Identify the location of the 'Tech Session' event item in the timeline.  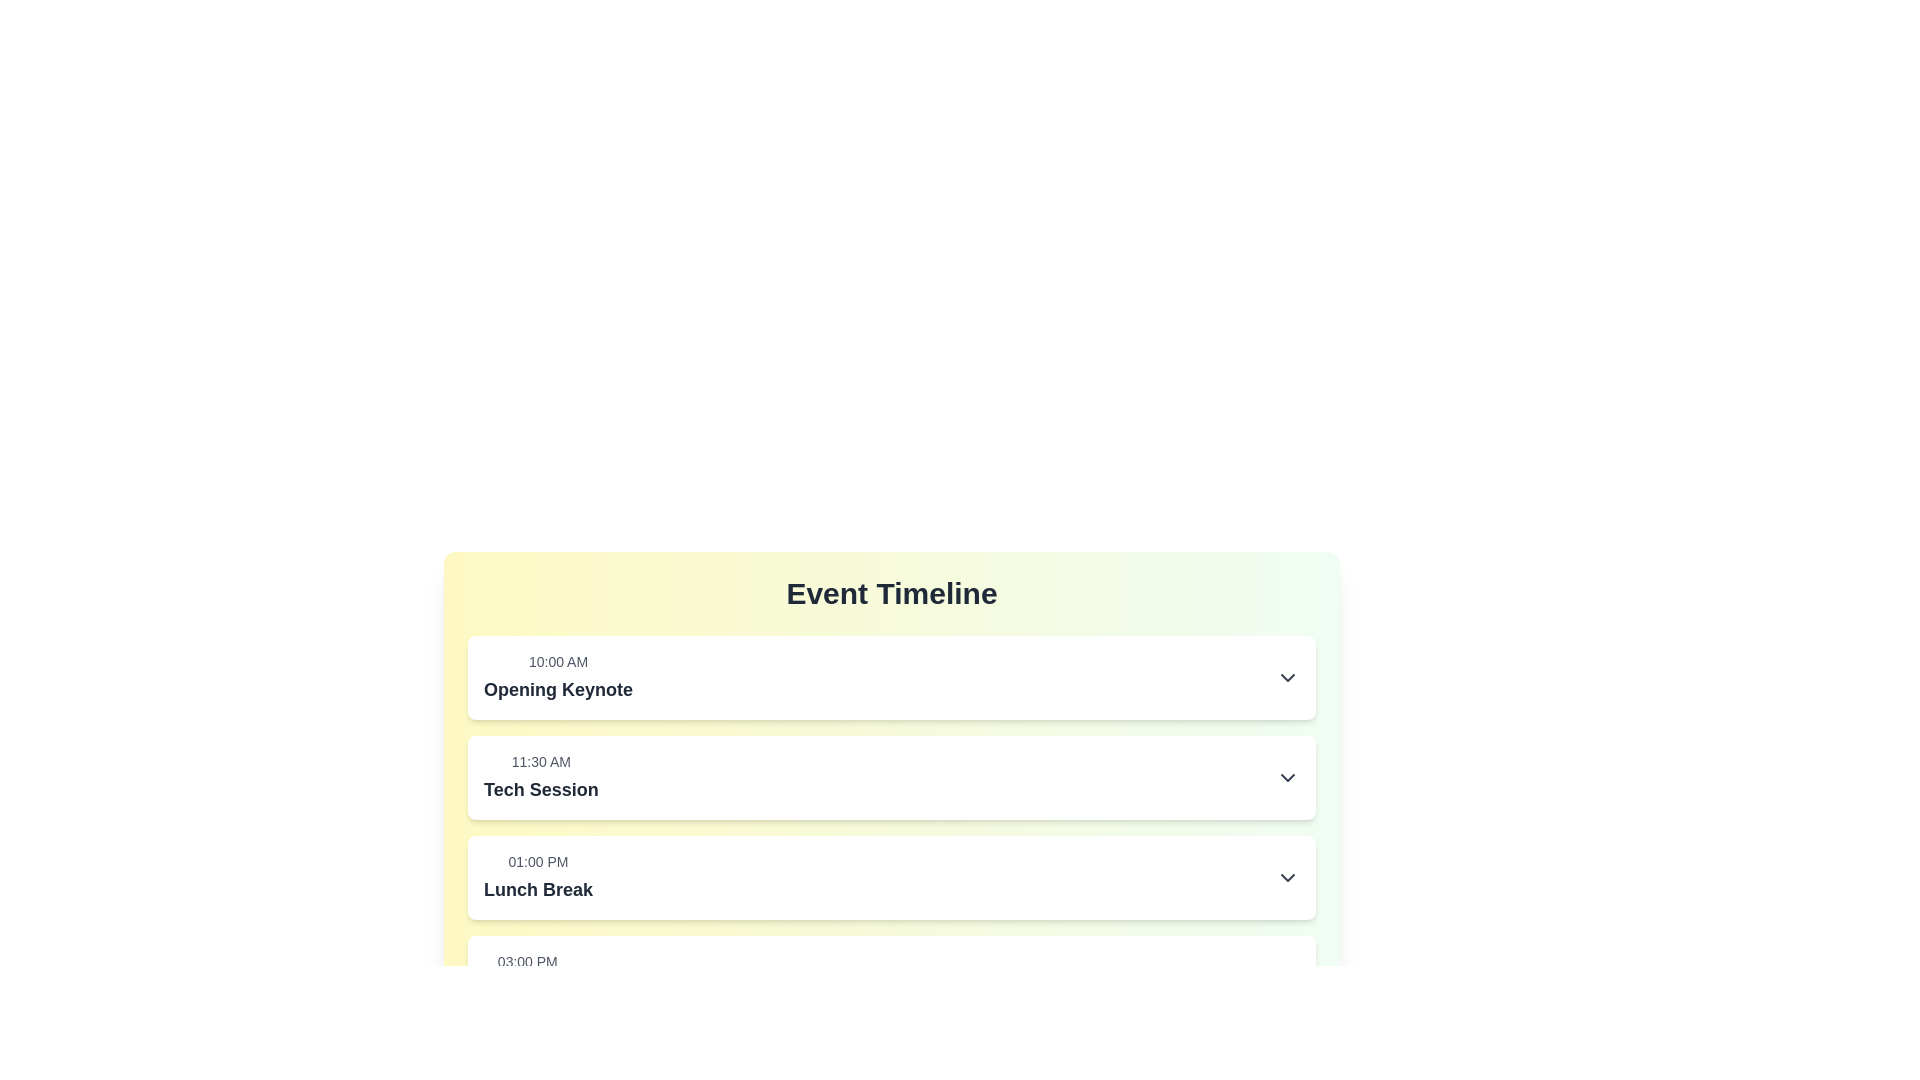
(891, 777).